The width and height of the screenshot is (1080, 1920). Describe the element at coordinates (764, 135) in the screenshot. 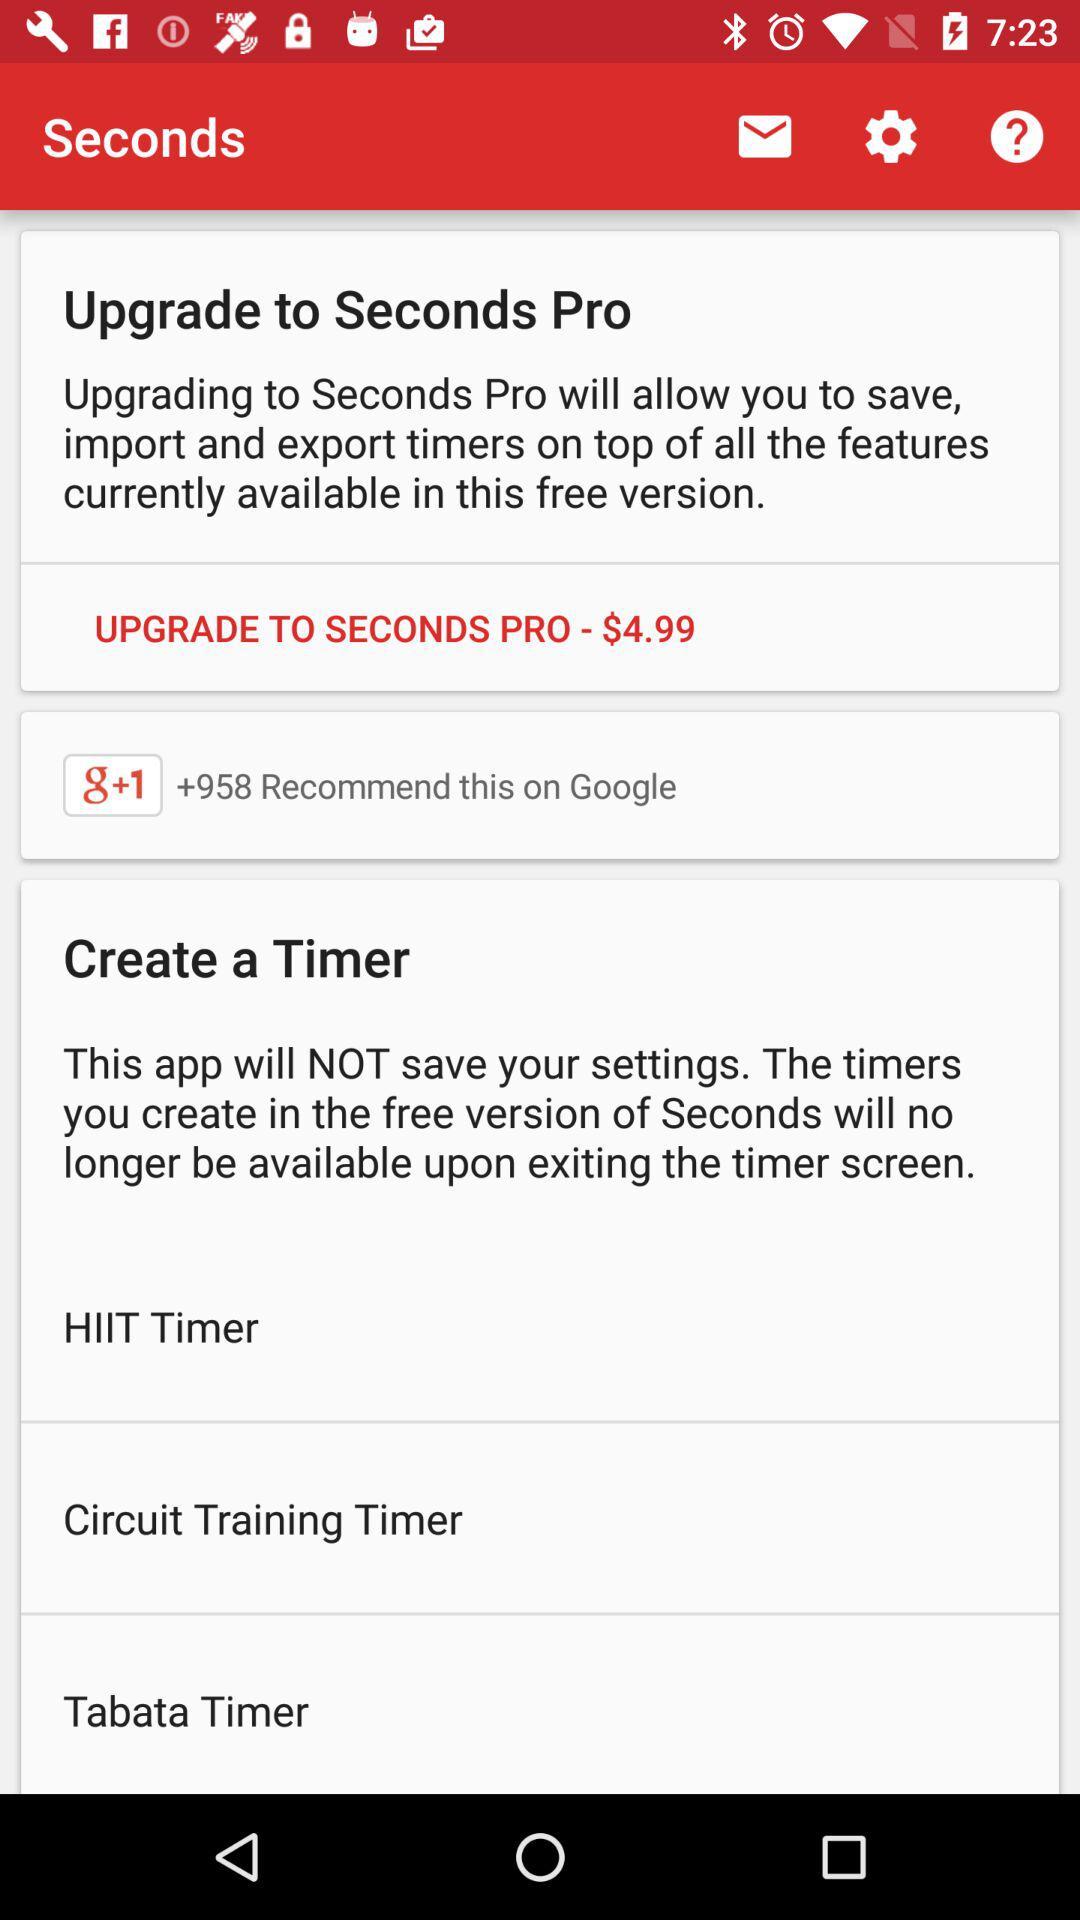

I see `app to the right of the seconds icon` at that location.